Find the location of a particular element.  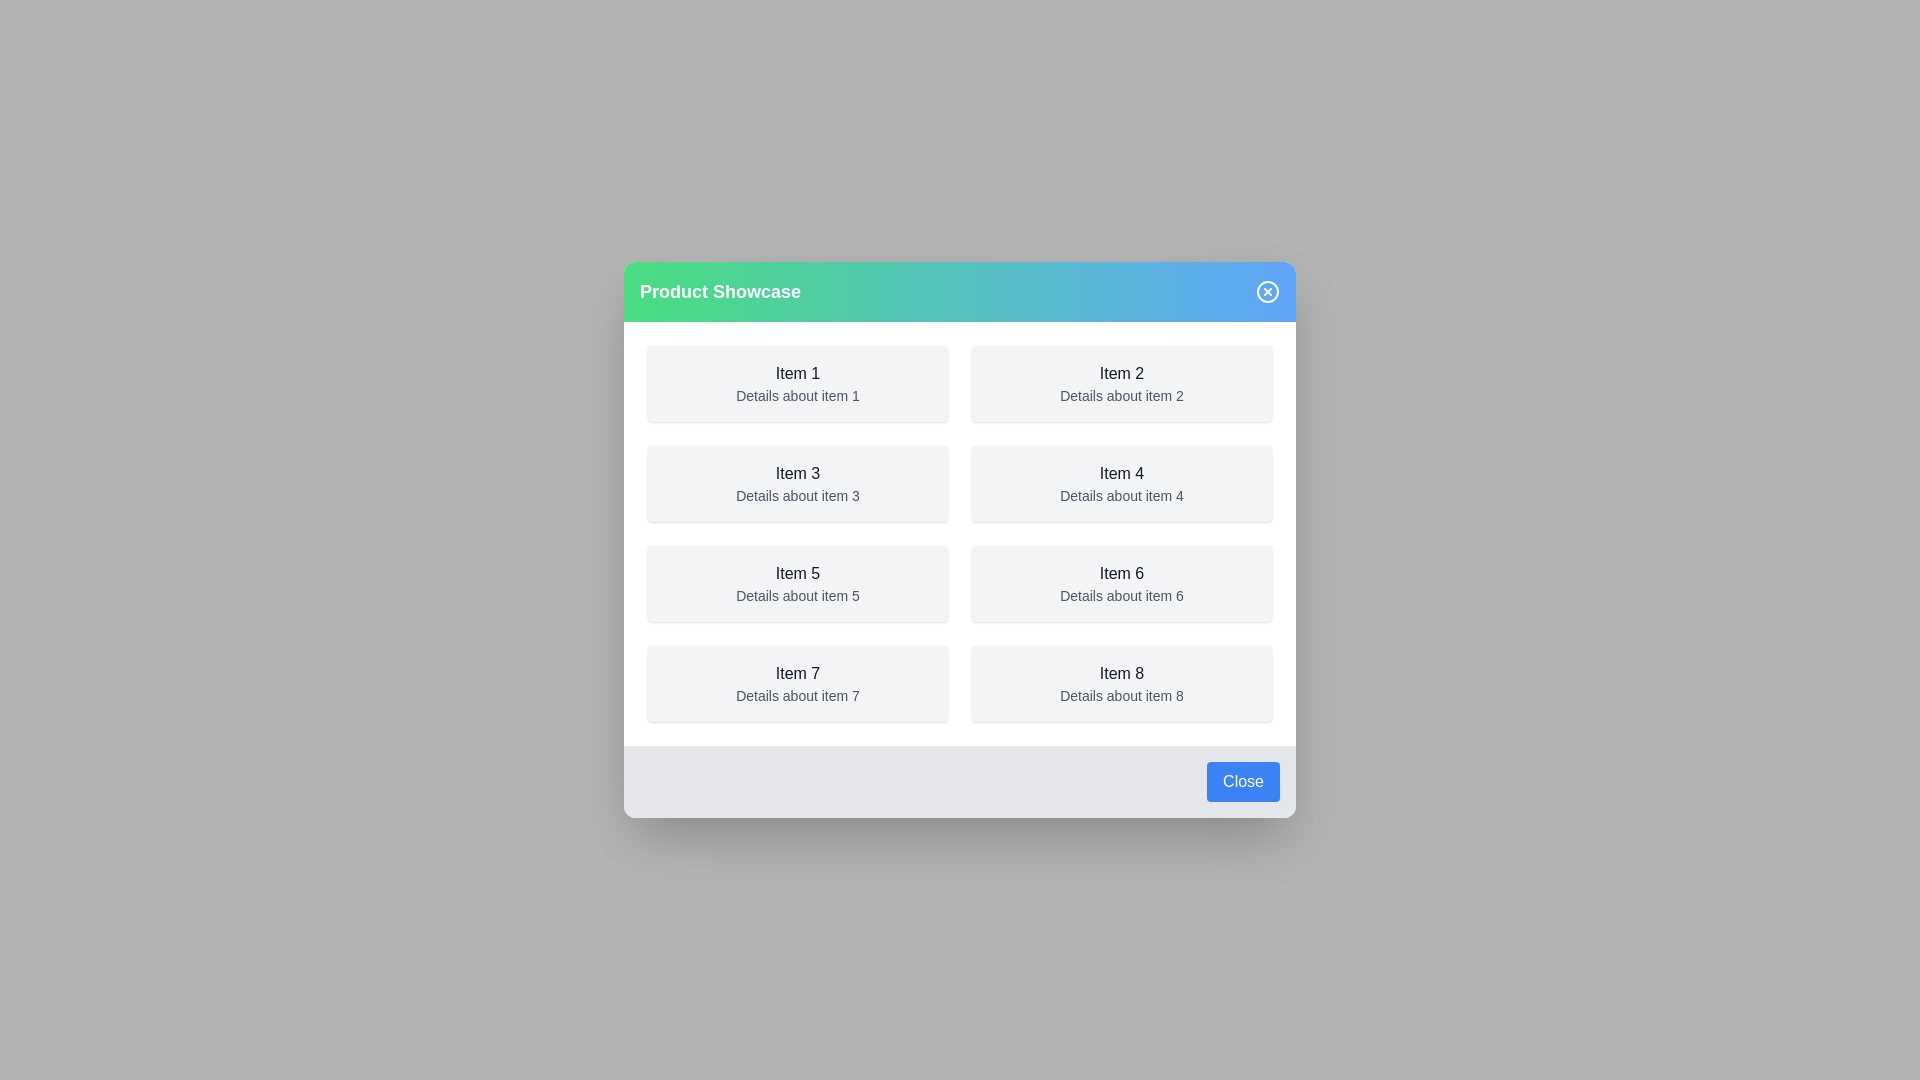

the top-right close button to close the dialog is located at coordinates (1266, 292).